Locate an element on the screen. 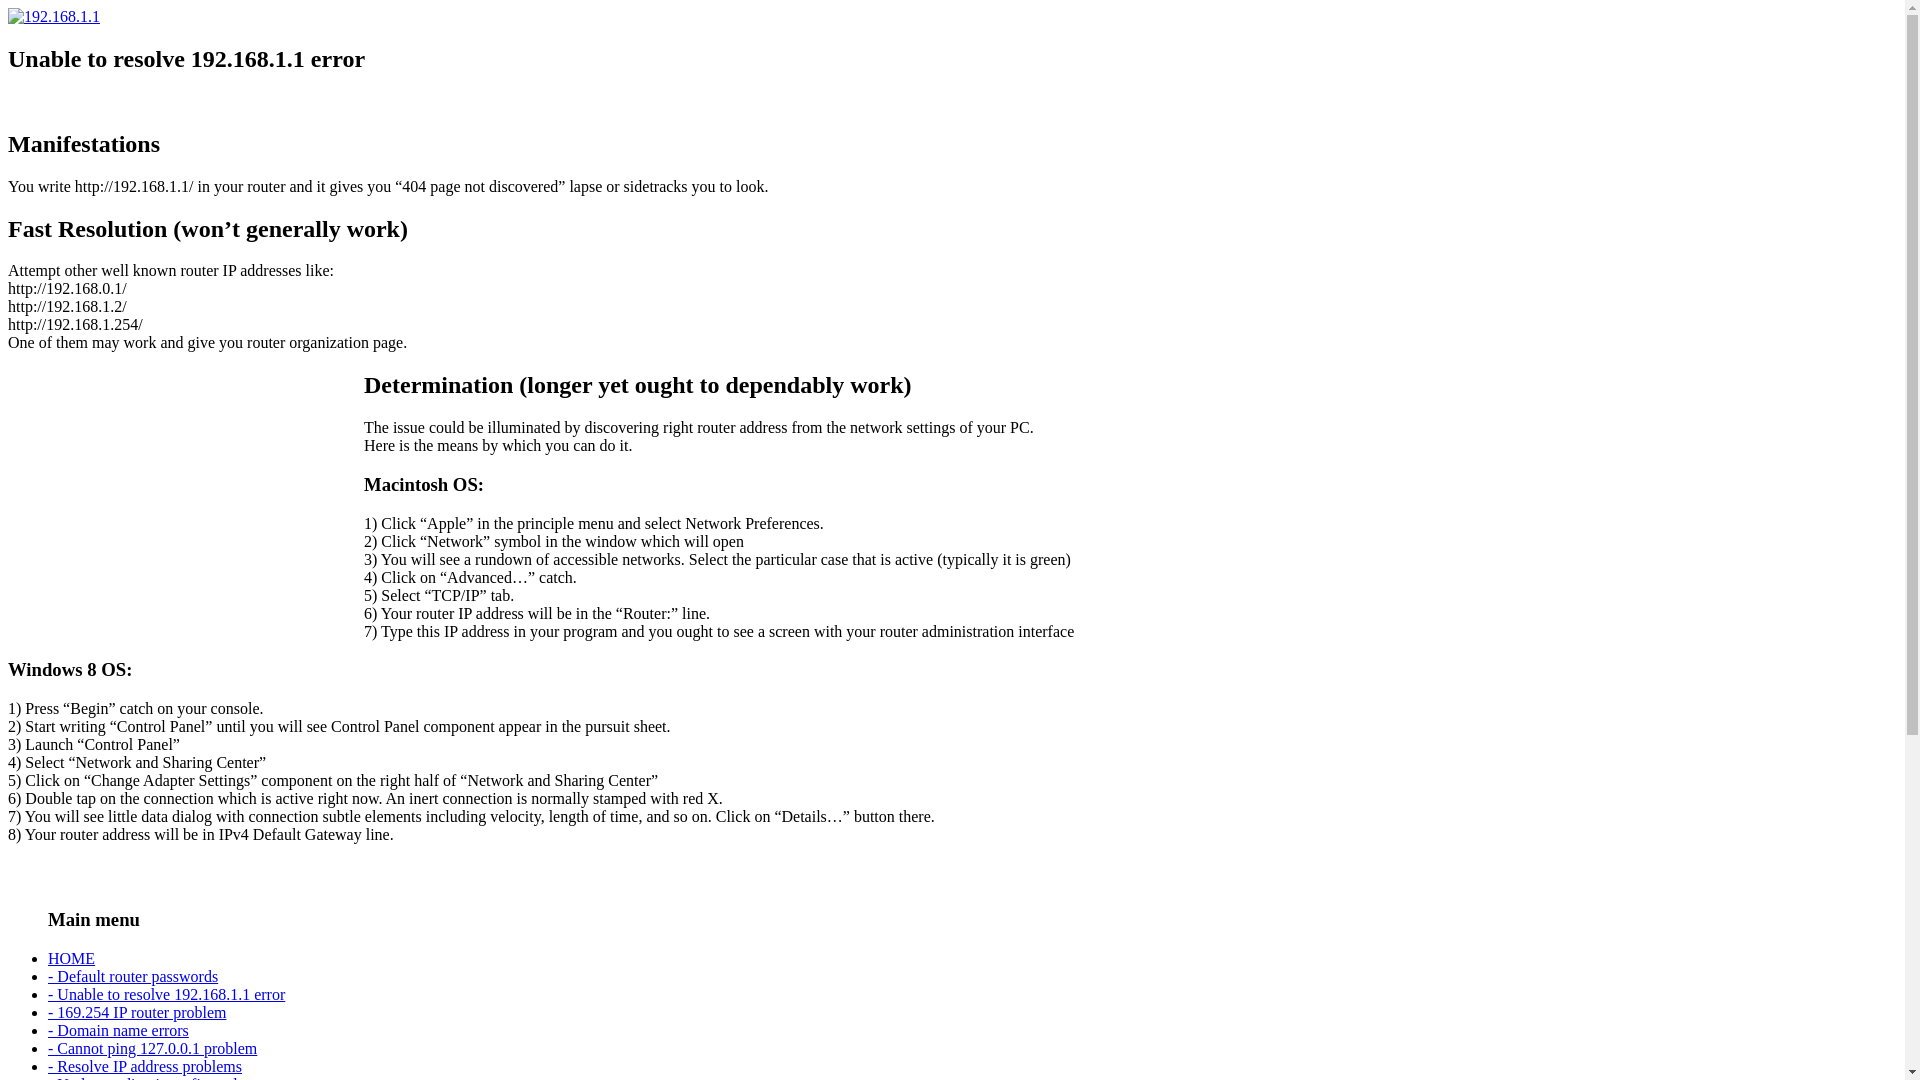  '- Resolve IP address problems' is located at coordinates (143, 1065).